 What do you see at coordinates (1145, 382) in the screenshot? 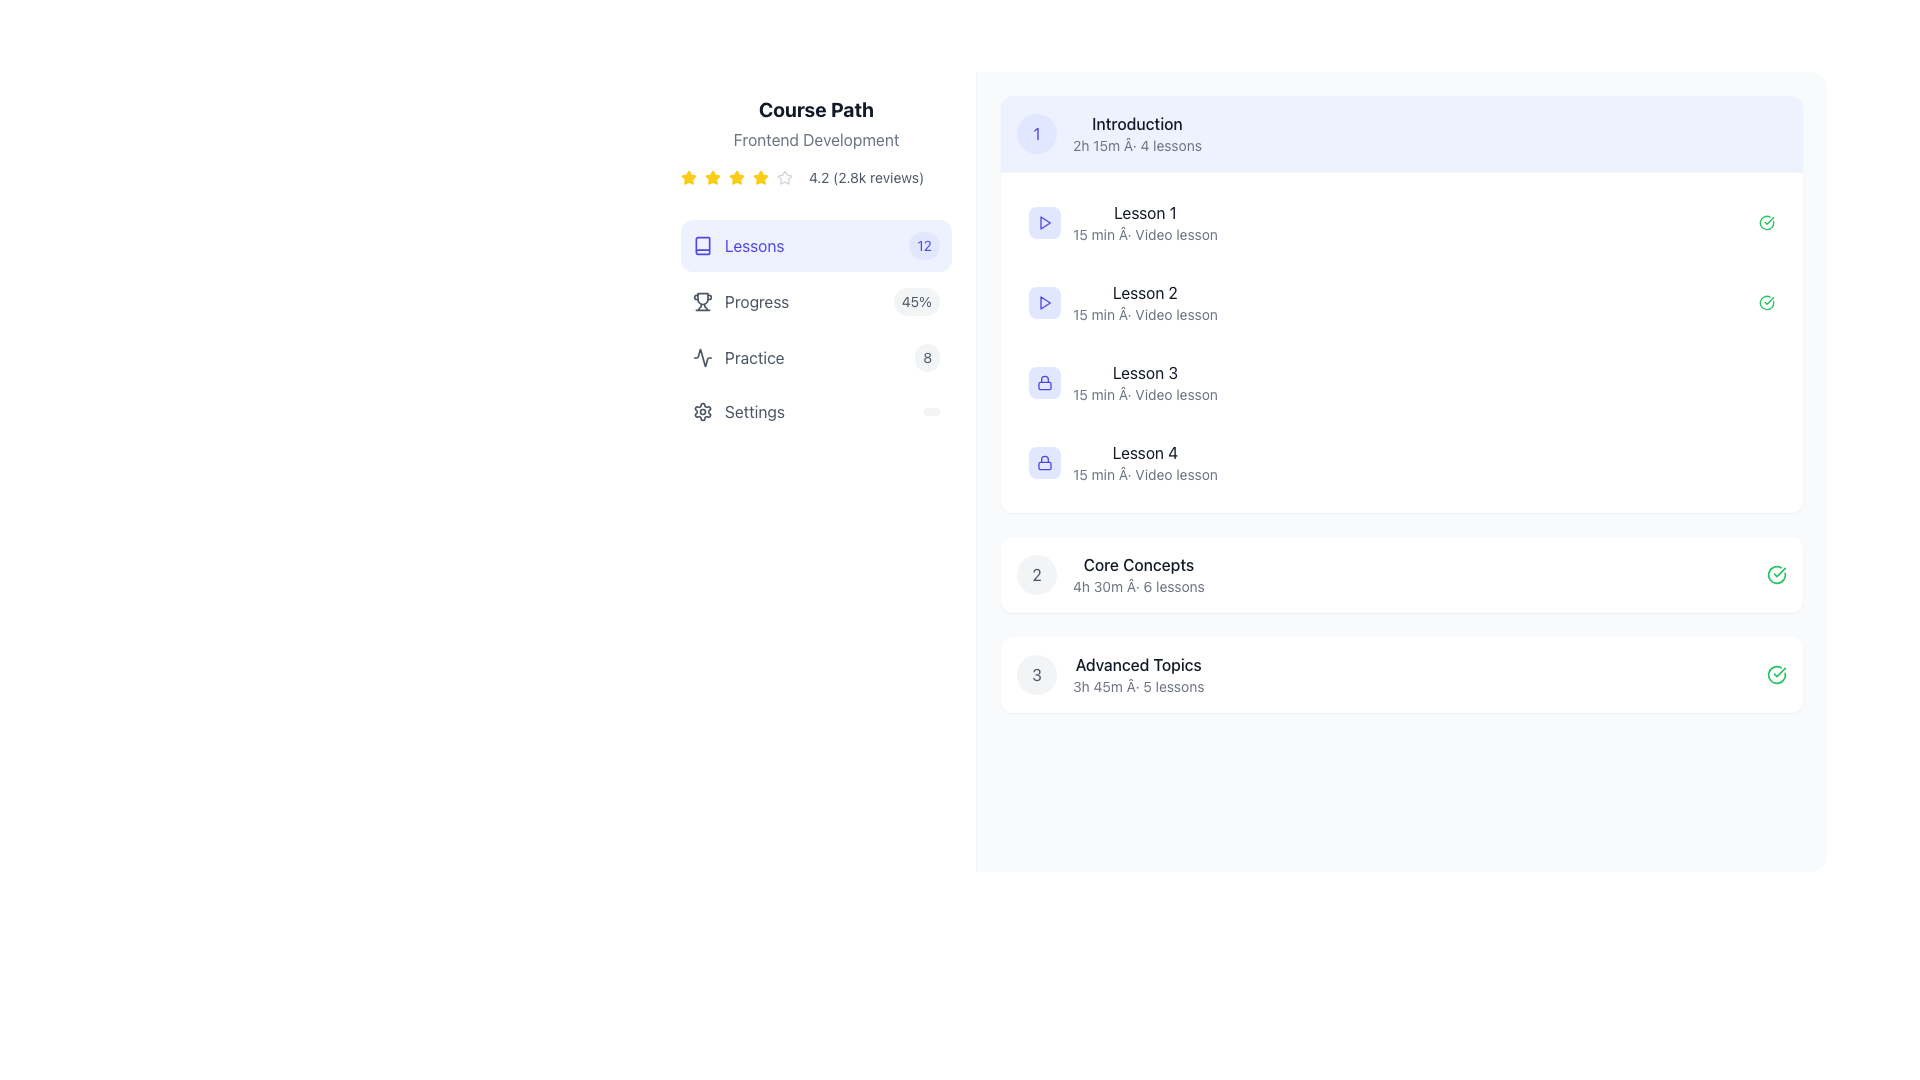
I see `the Text display block containing 'Lesson 3' with the details '15 min Â· Video lesson' in a vertical list of lessons` at bounding box center [1145, 382].